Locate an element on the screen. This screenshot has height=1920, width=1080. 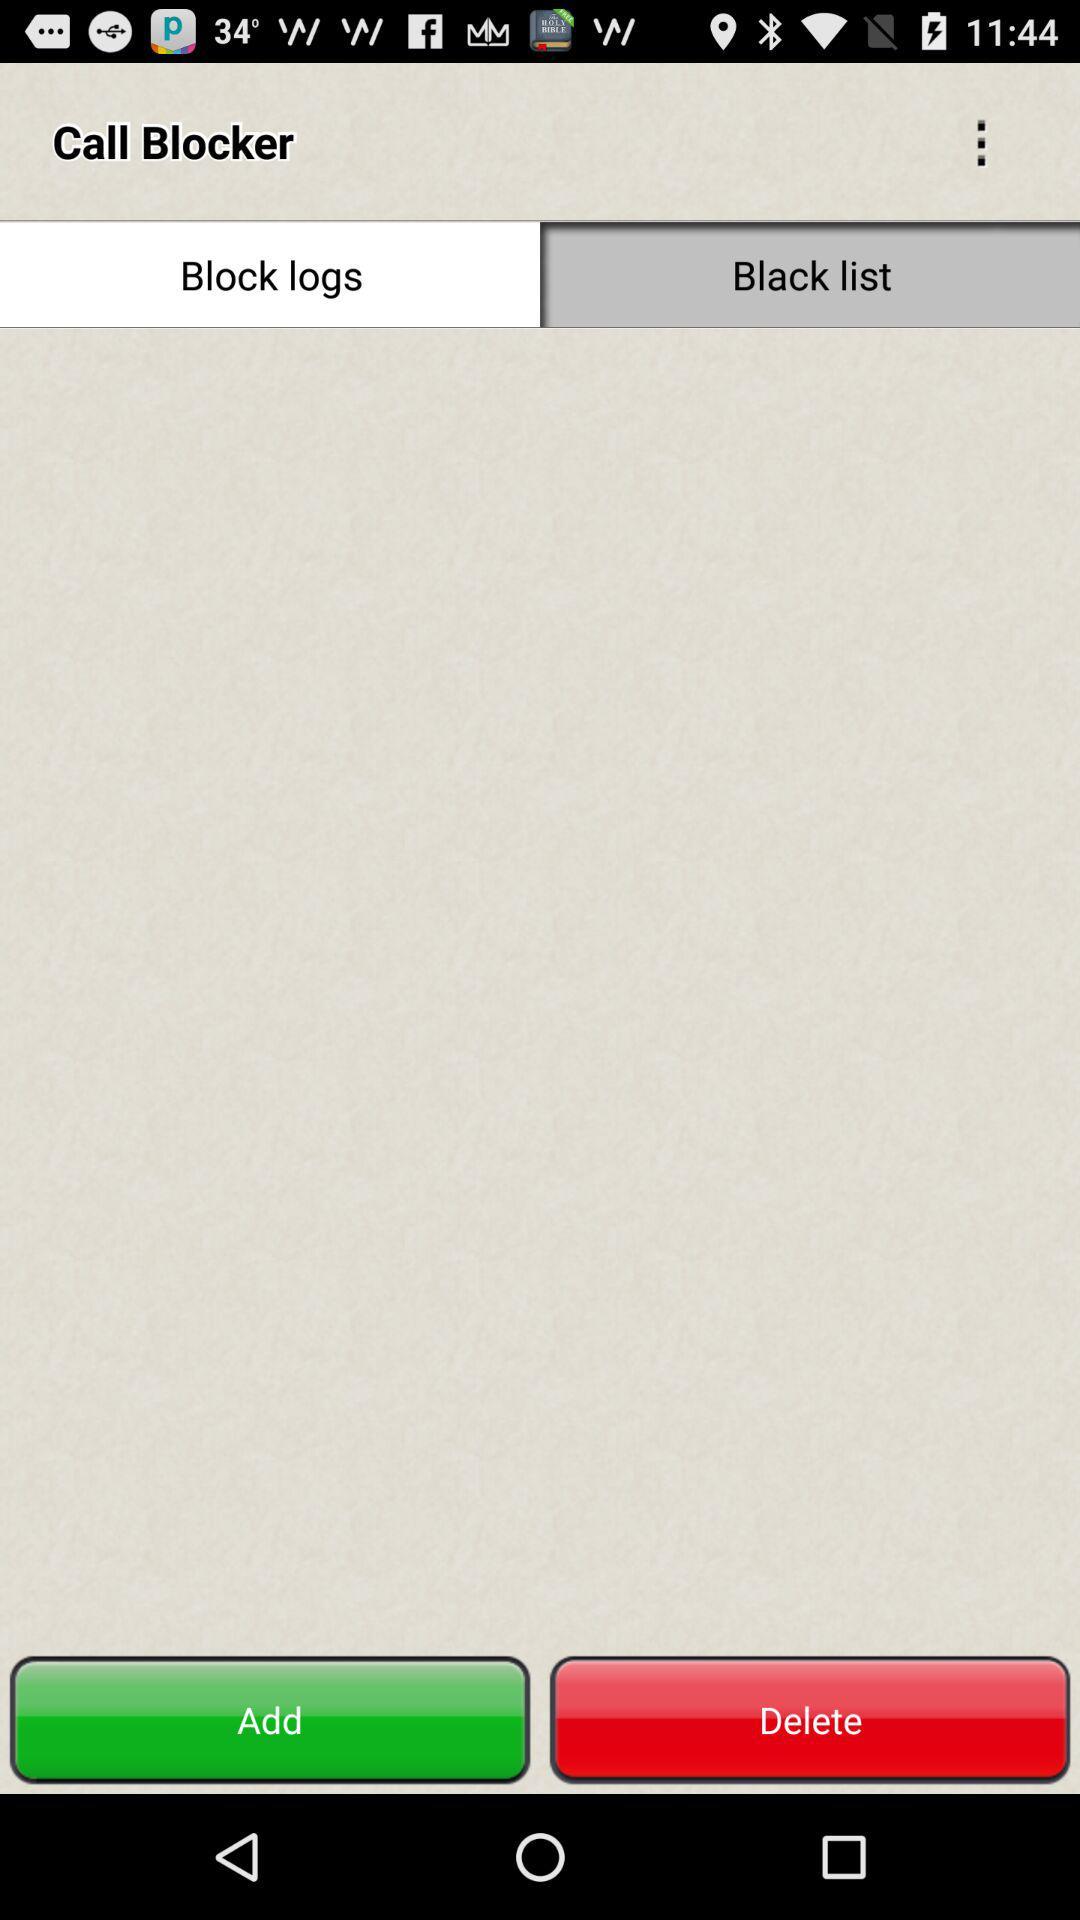
icon next to black list icon is located at coordinates (270, 273).